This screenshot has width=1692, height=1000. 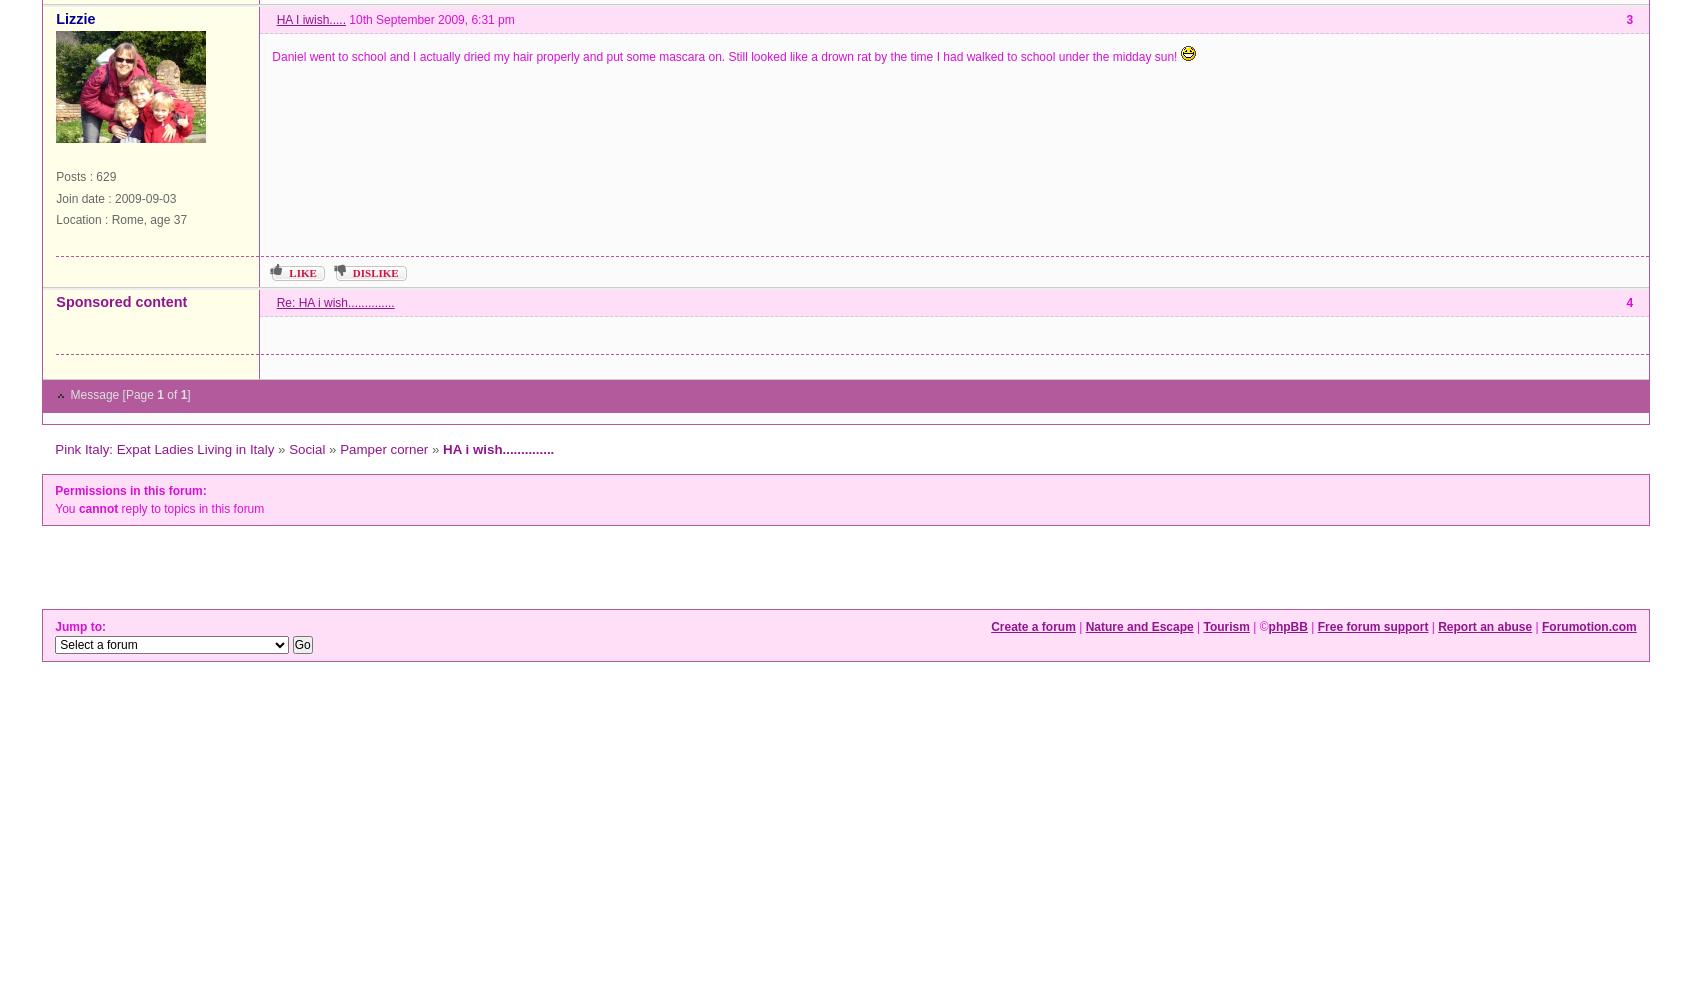 What do you see at coordinates (65, 509) in the screenshot?
I see `'You'` at bounding box center [65, 509].